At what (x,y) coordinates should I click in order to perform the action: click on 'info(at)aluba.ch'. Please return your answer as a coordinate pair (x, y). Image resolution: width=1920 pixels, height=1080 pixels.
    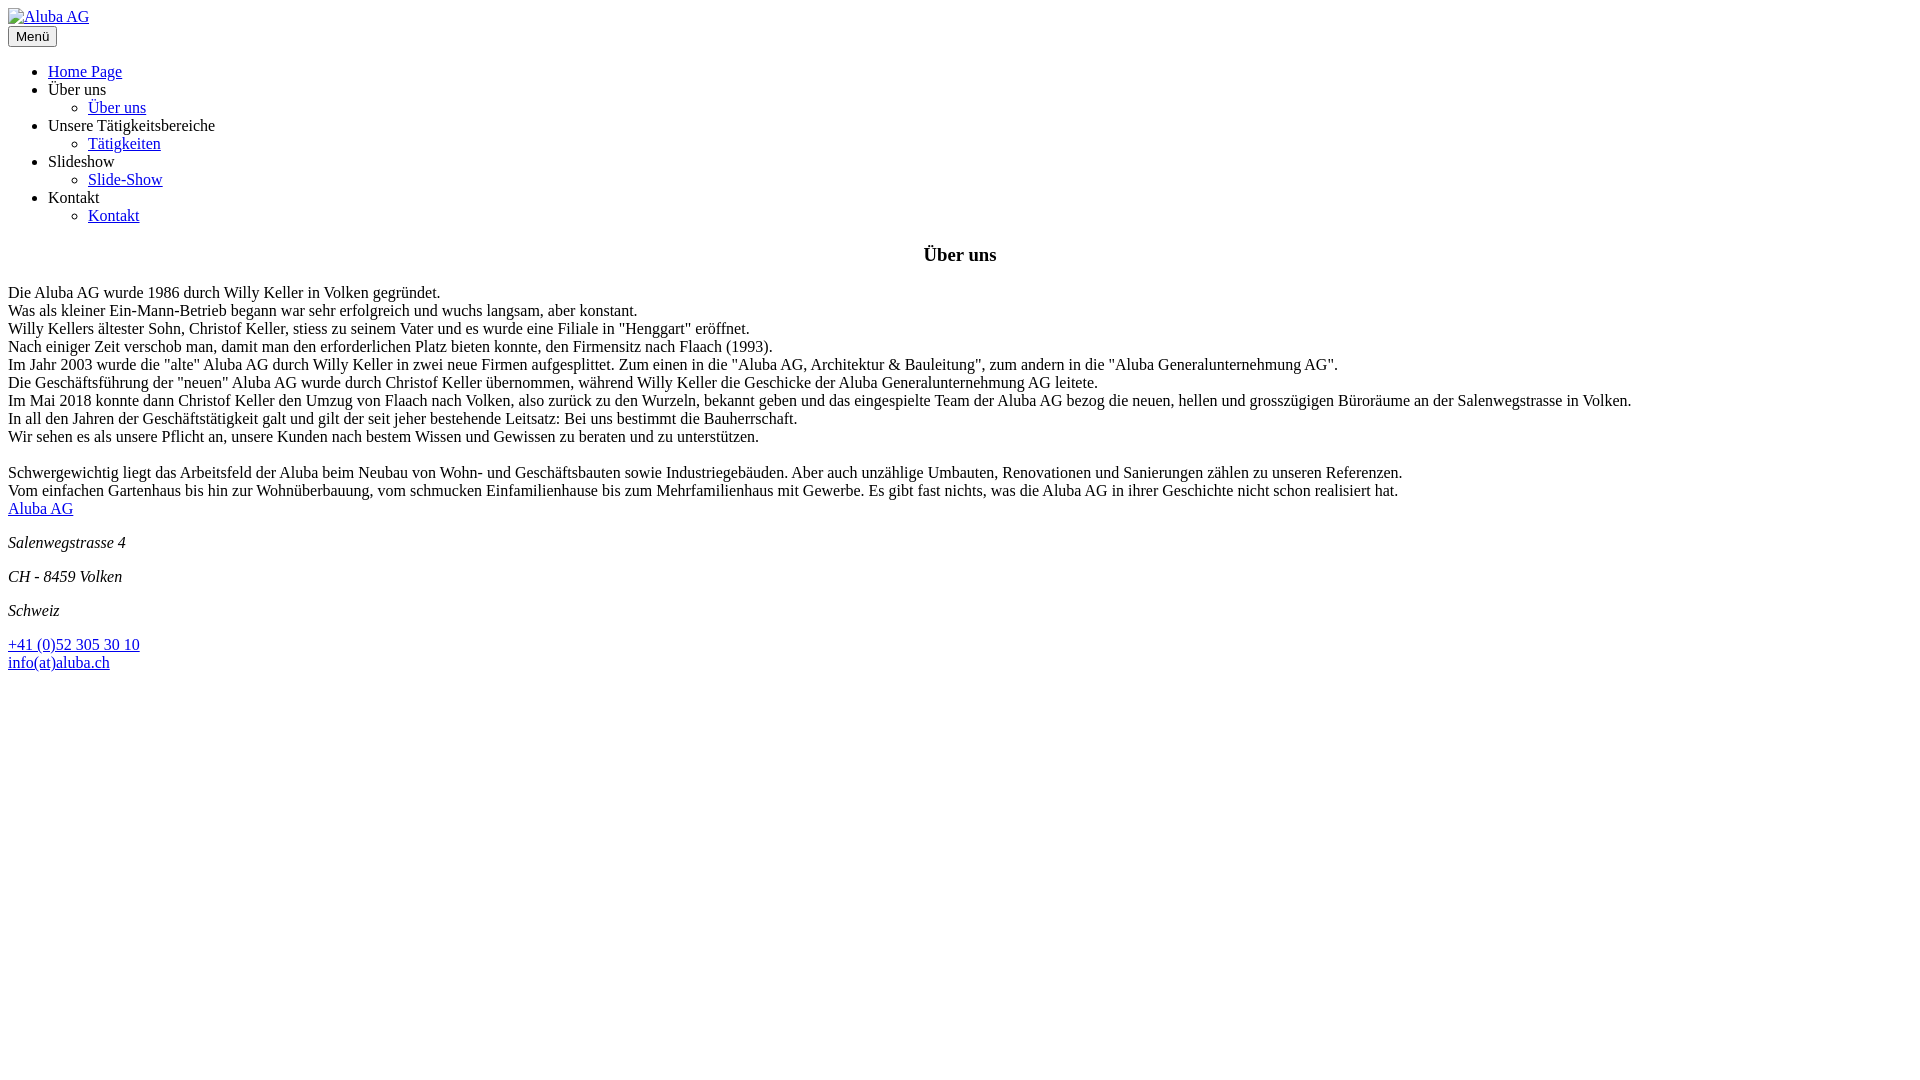
    Looking at the image, I should click on (58, 662).